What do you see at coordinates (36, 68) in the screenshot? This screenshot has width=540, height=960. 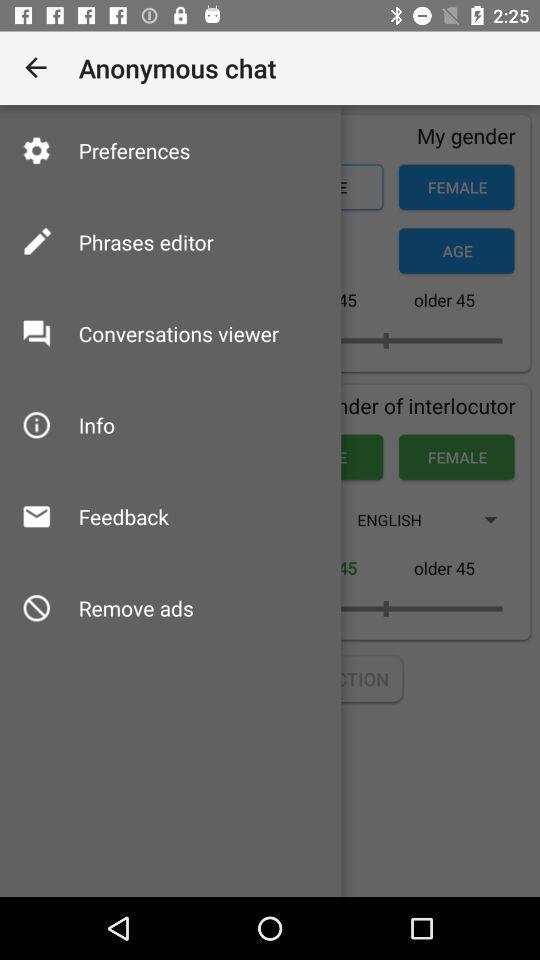 I see `app next to anonymous chat` at bounding box center [36, 68].